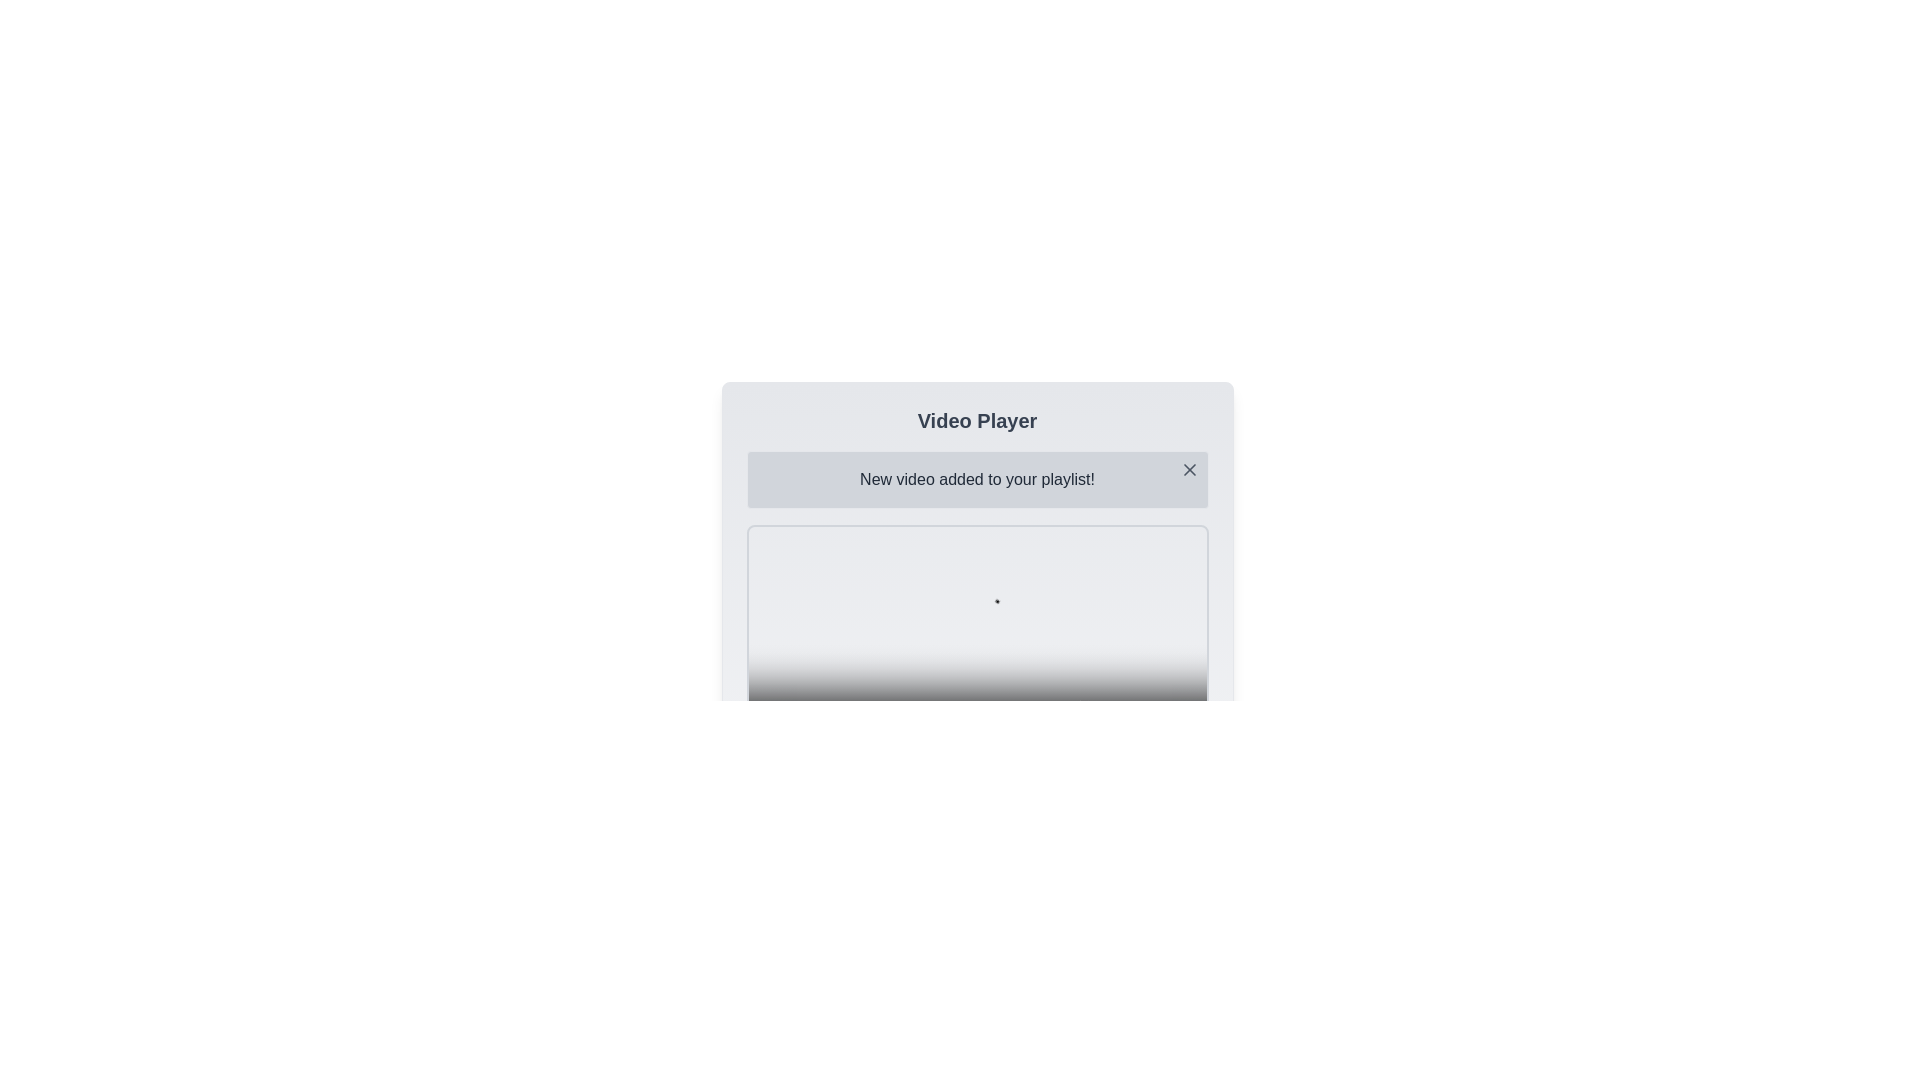 This screenshot has width=1920, height=1080. What do you see at coordinates (977, 641) in the screenshot?
I see `the video player placeholder that displays the message 'Your browser does not support the video tag.' with a light gray rounded rectangular border` at bounding box center [977, 641].